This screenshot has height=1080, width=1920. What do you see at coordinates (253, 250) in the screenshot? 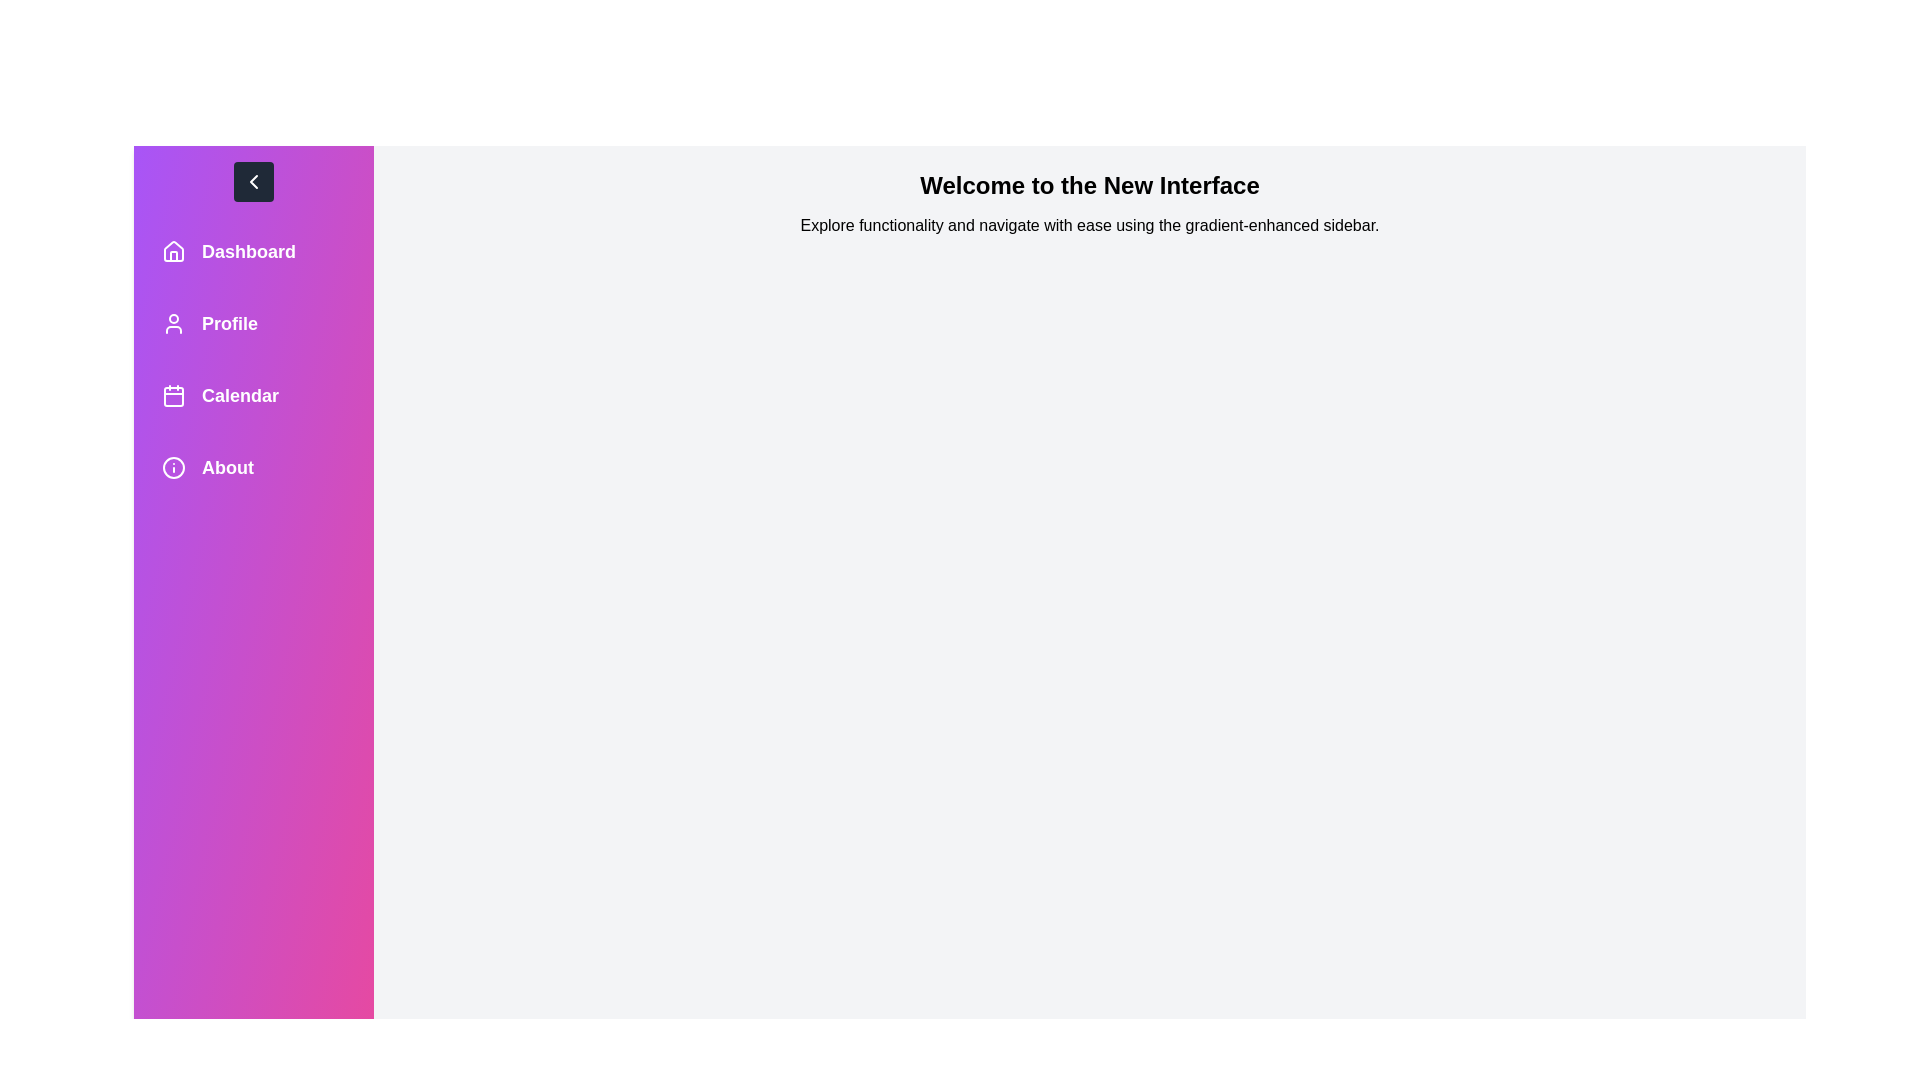
I see `the menu item labeled Dashboard to navigate to the corresponding section` at bounding box center [253, 250].